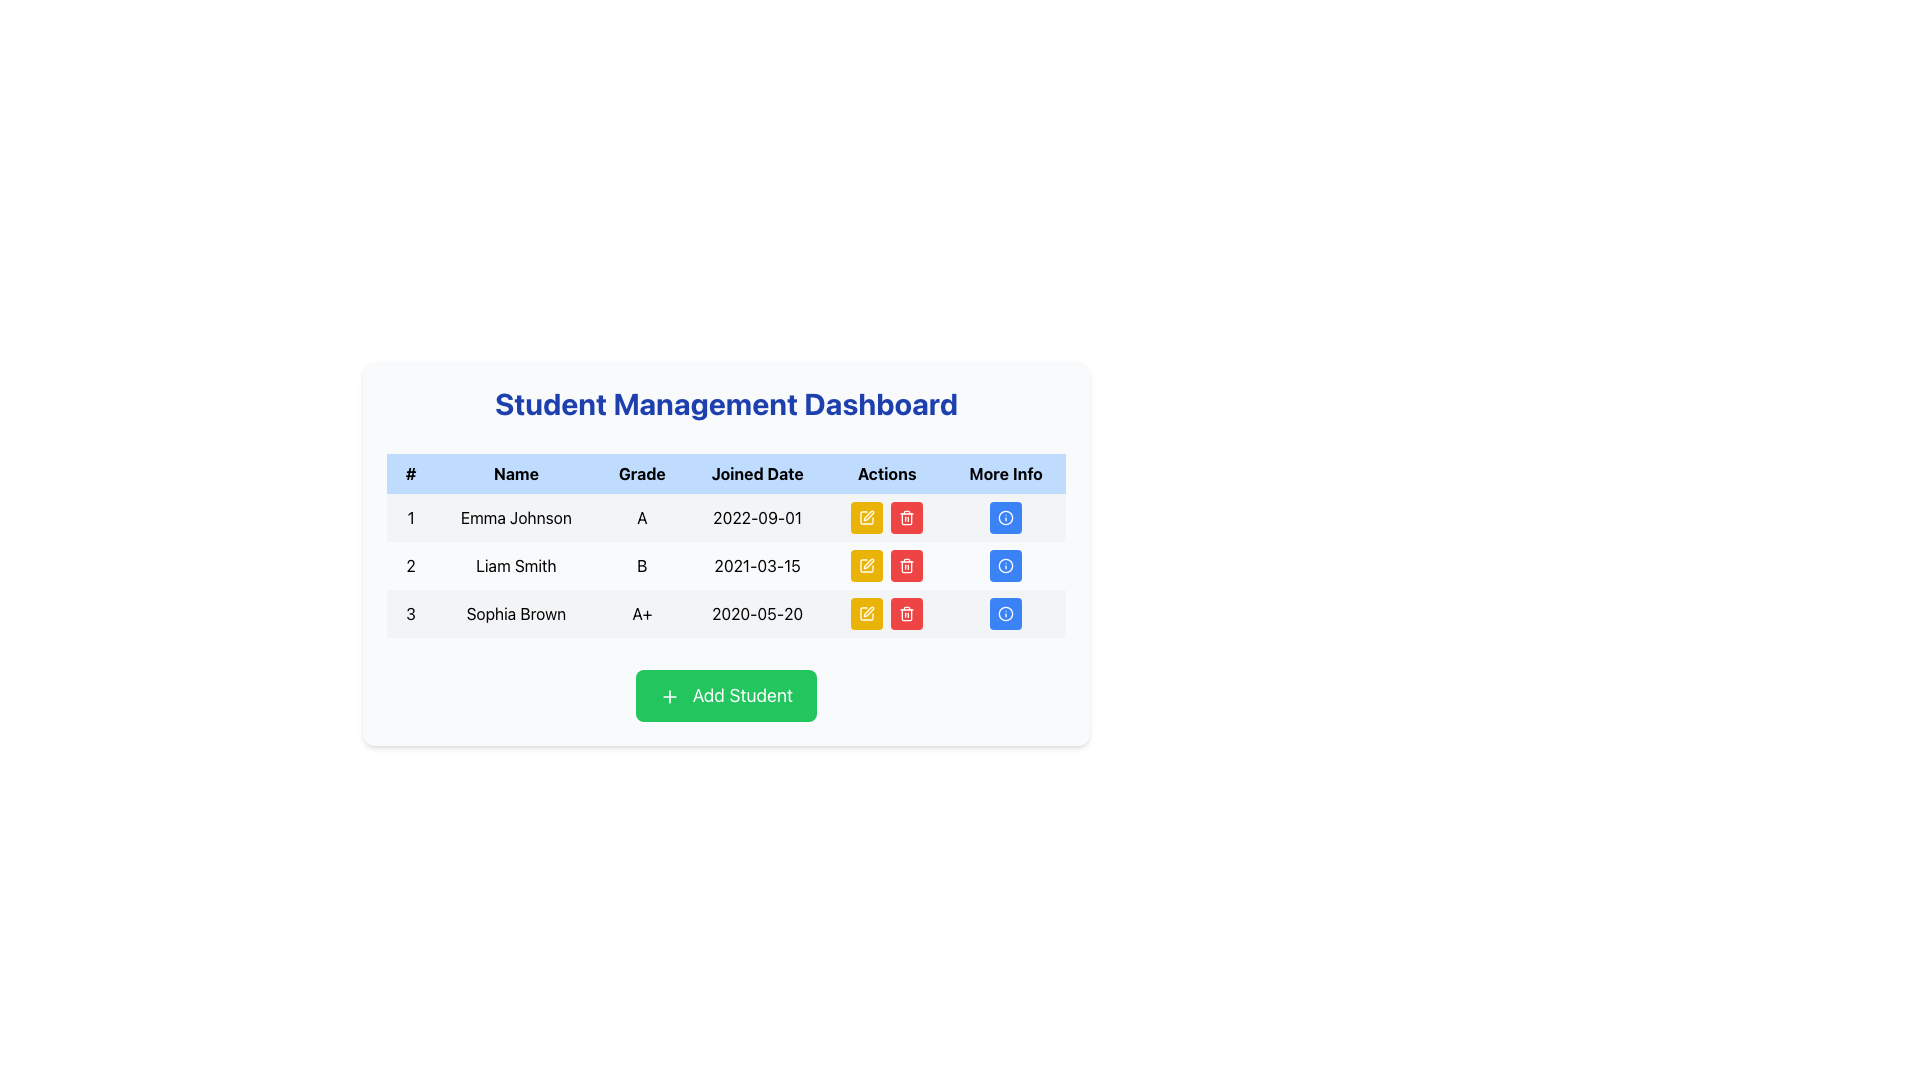  I want to click on the edit button located in the second row of the table under the 'Actions' column, so click(867, 566).